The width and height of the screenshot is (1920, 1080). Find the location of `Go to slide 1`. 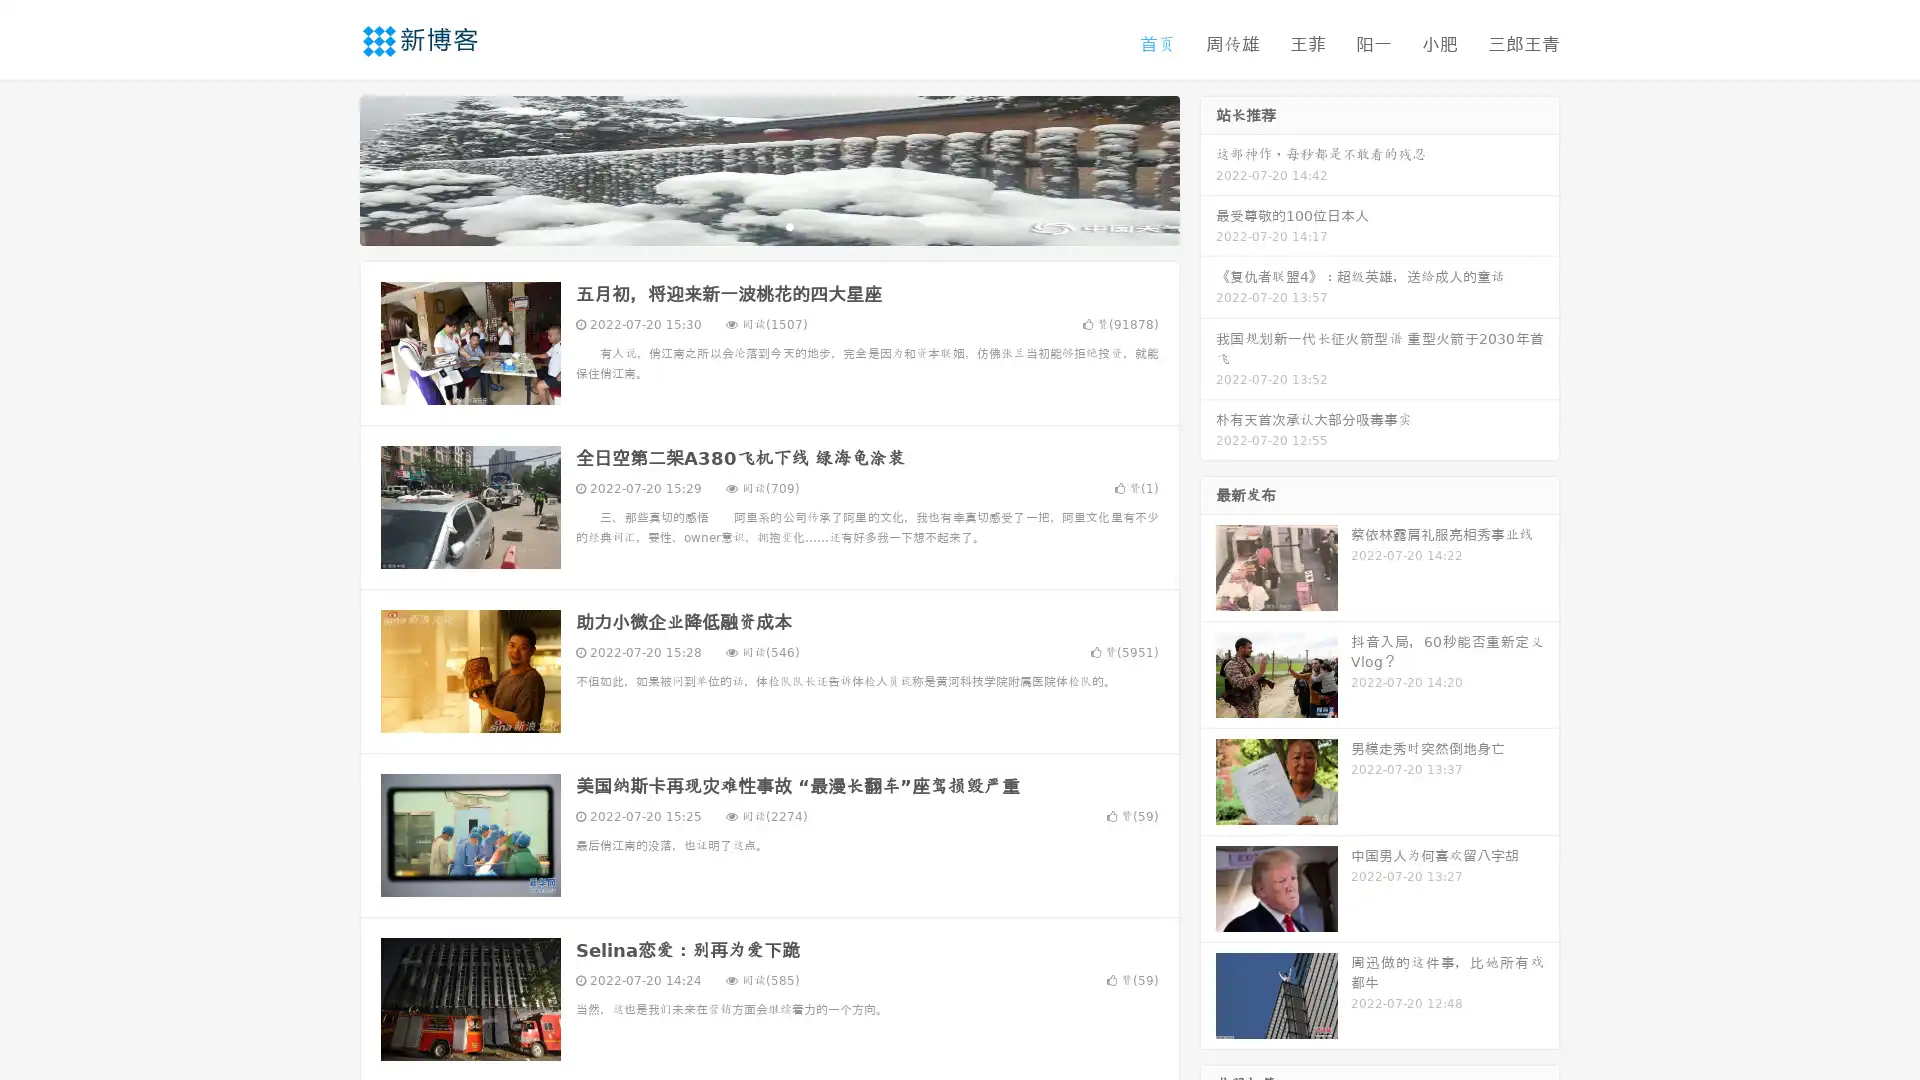

Go to slide 1 is located at coordinates (748, 225).